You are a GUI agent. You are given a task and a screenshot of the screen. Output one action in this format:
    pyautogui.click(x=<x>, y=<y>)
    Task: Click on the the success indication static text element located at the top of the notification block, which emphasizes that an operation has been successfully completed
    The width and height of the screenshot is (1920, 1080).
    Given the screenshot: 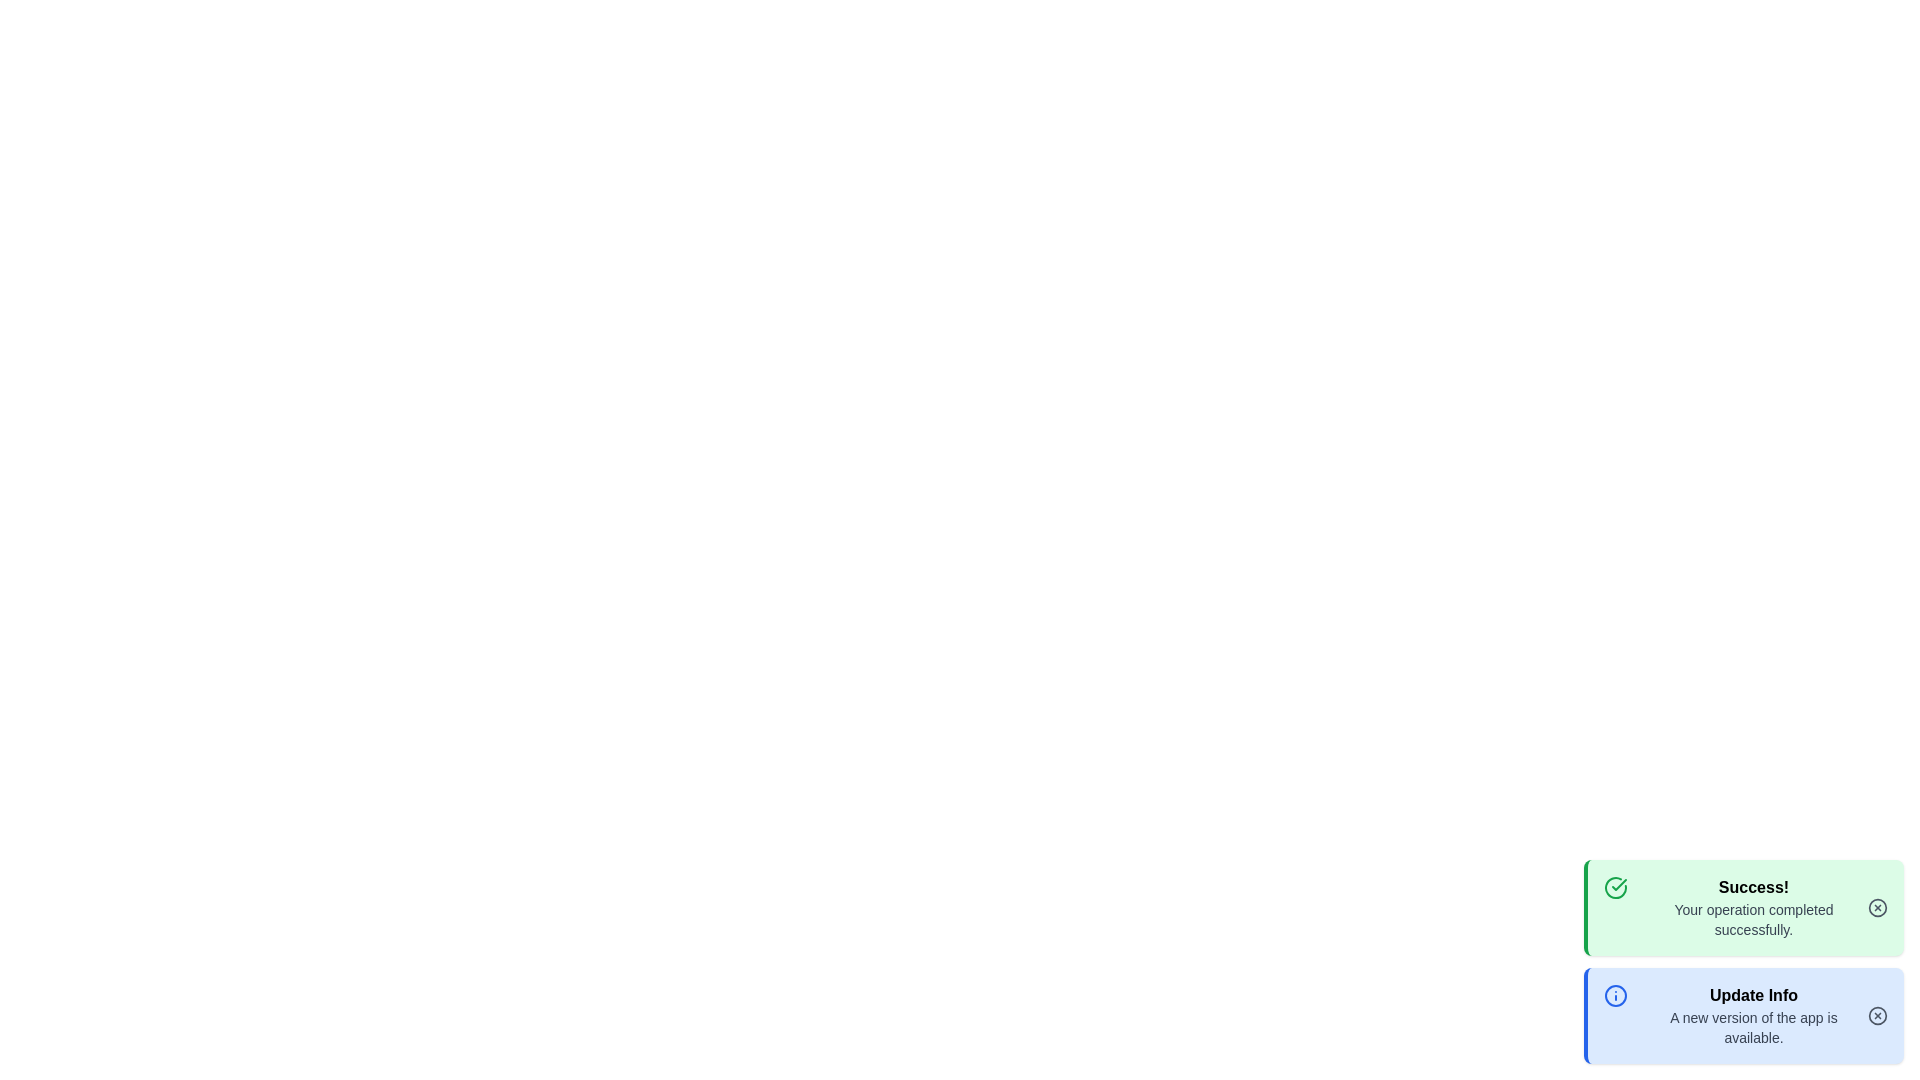 What is the action you would take?
    pyautogui.click(x=1752, y=886)
    